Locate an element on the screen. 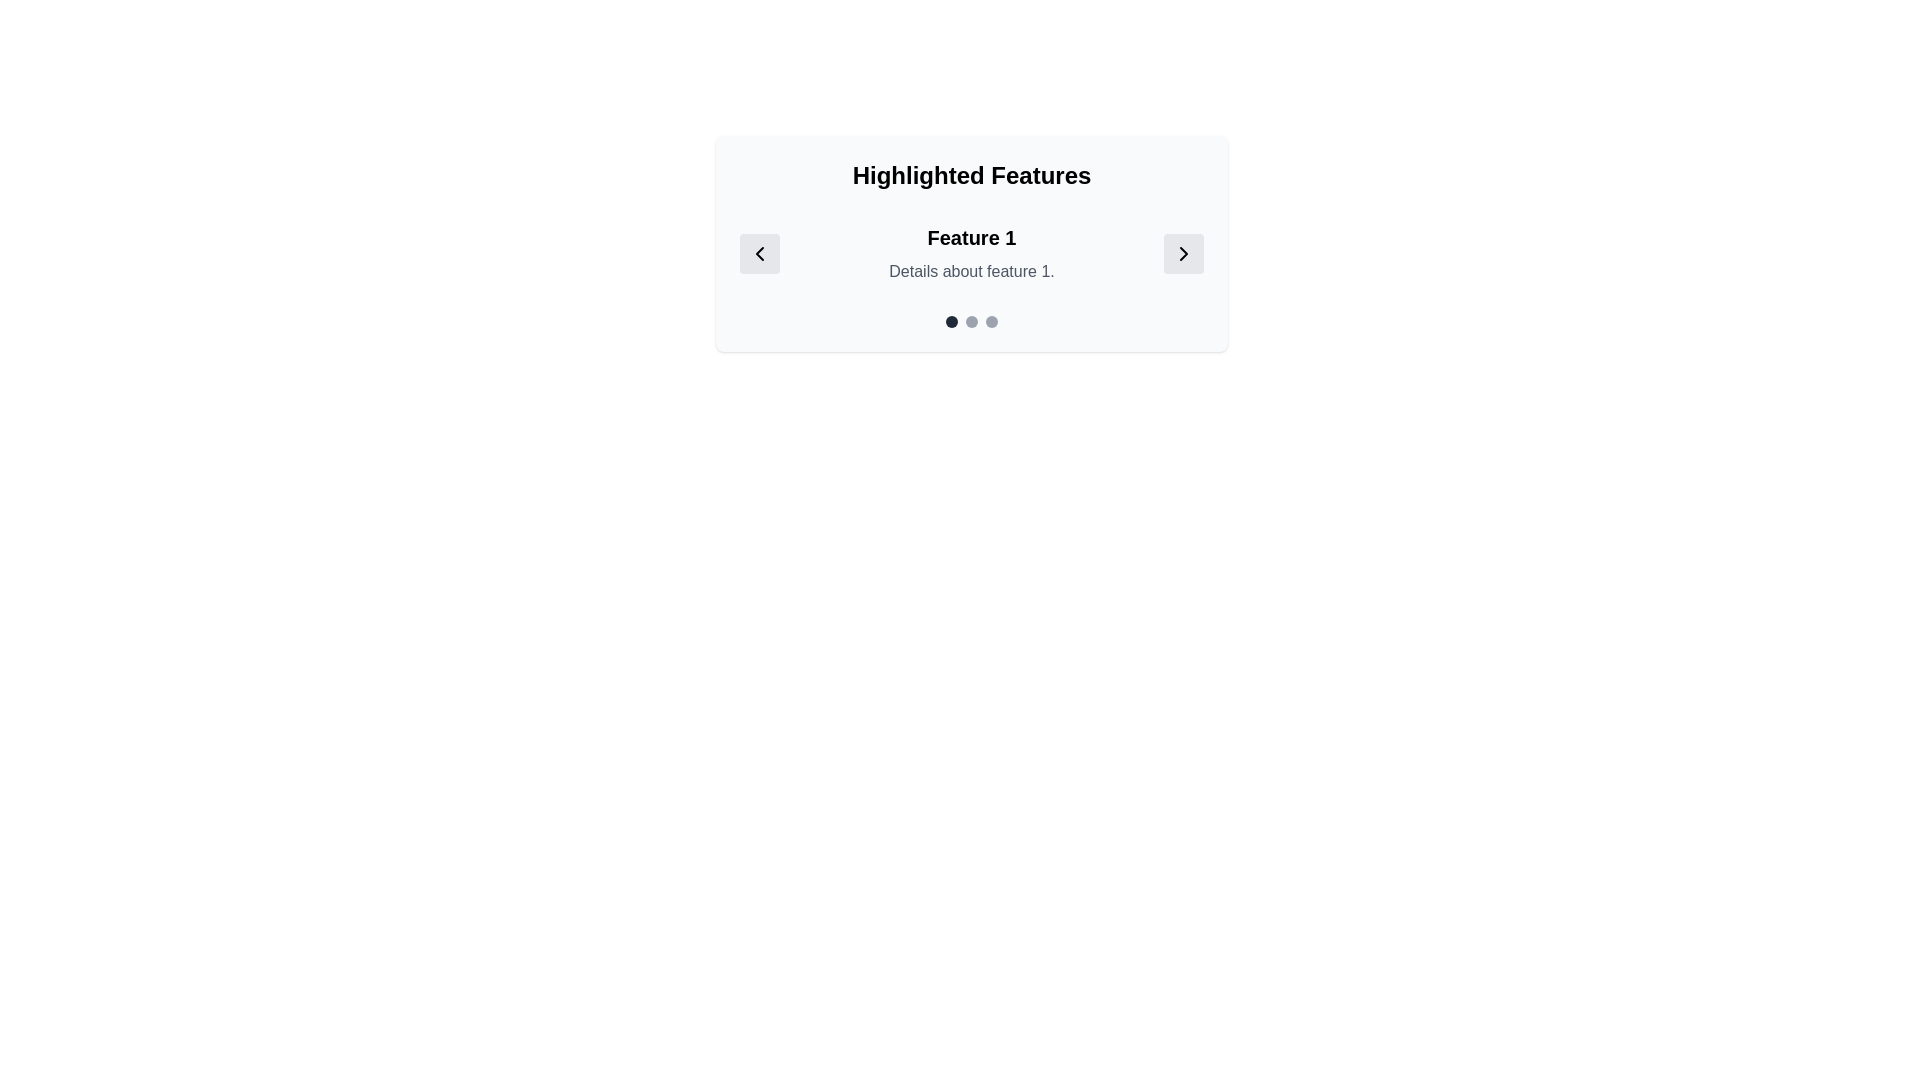  the rightmost rounded rectangular button with a light gray background and a right-pointing chevron icon is located at coordinates (1184, 253).